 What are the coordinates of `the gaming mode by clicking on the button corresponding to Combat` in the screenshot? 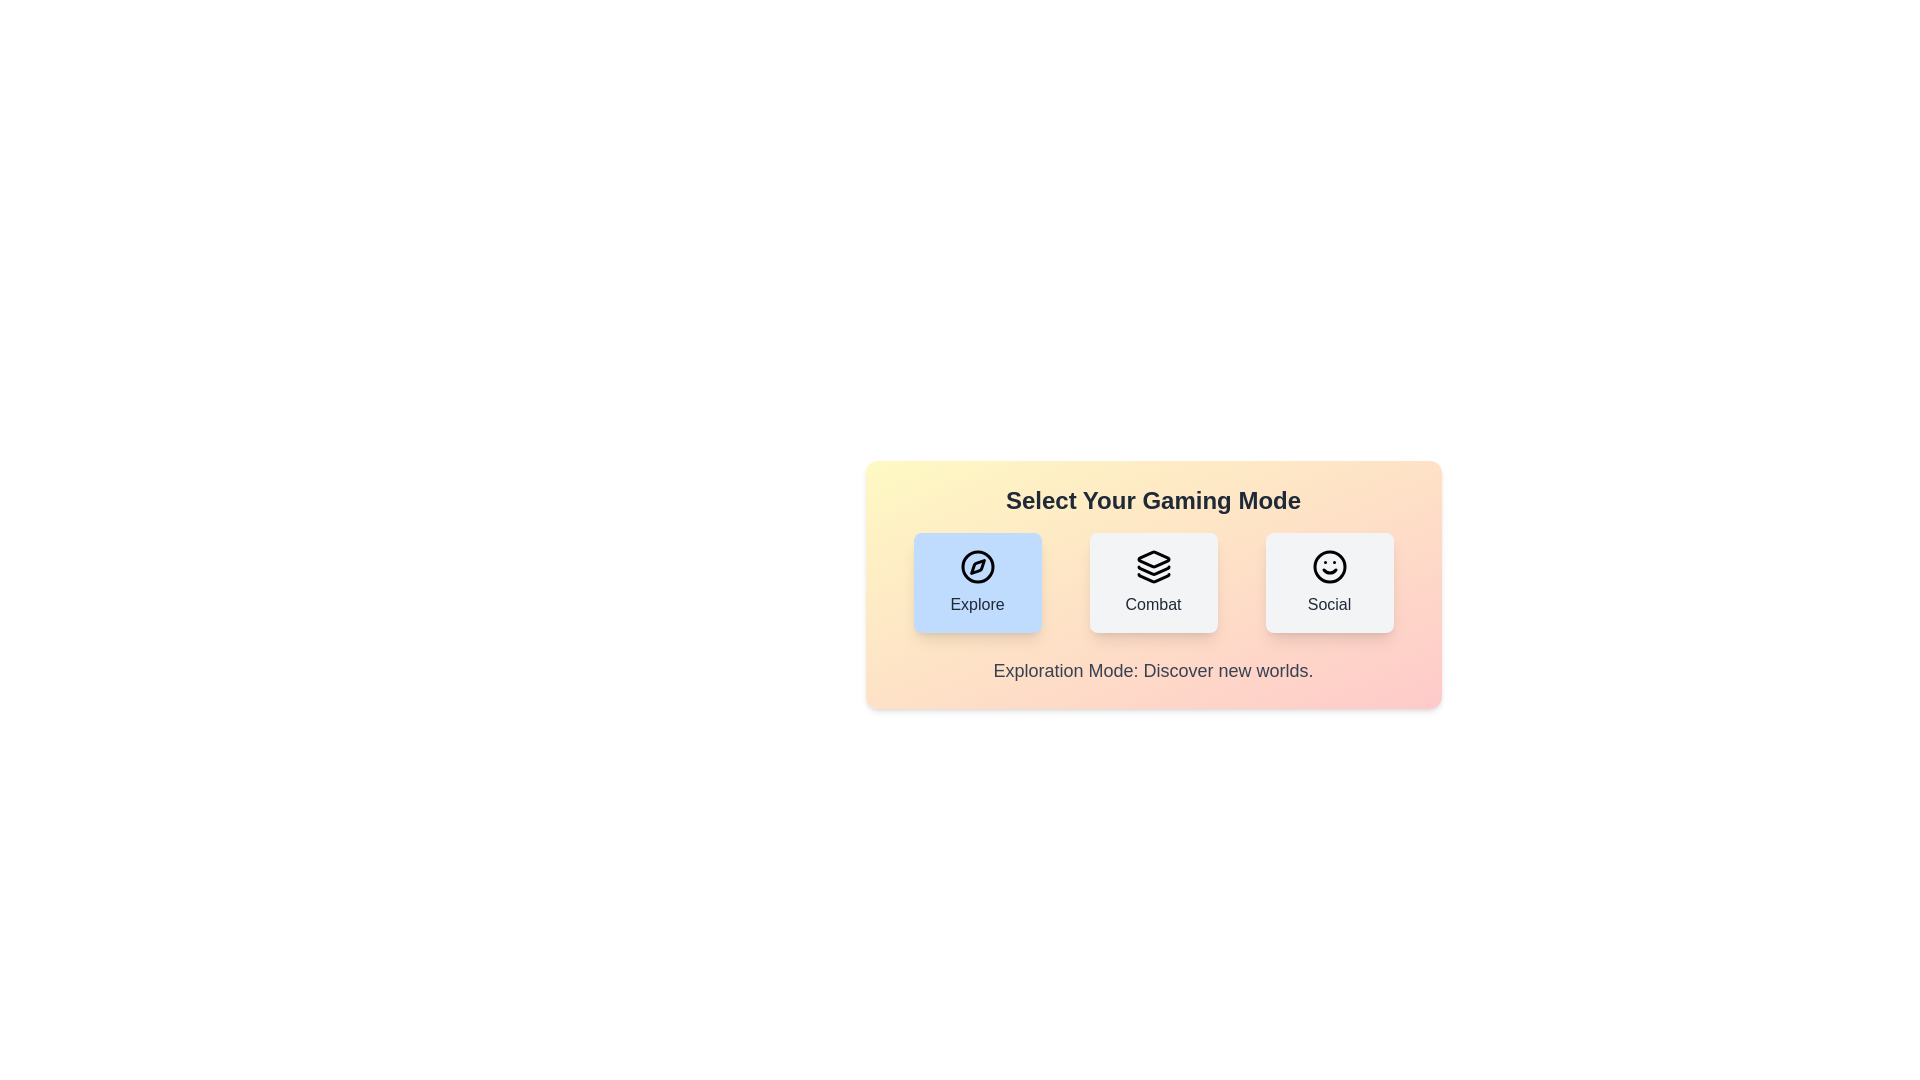 It's located at (1153, 582).